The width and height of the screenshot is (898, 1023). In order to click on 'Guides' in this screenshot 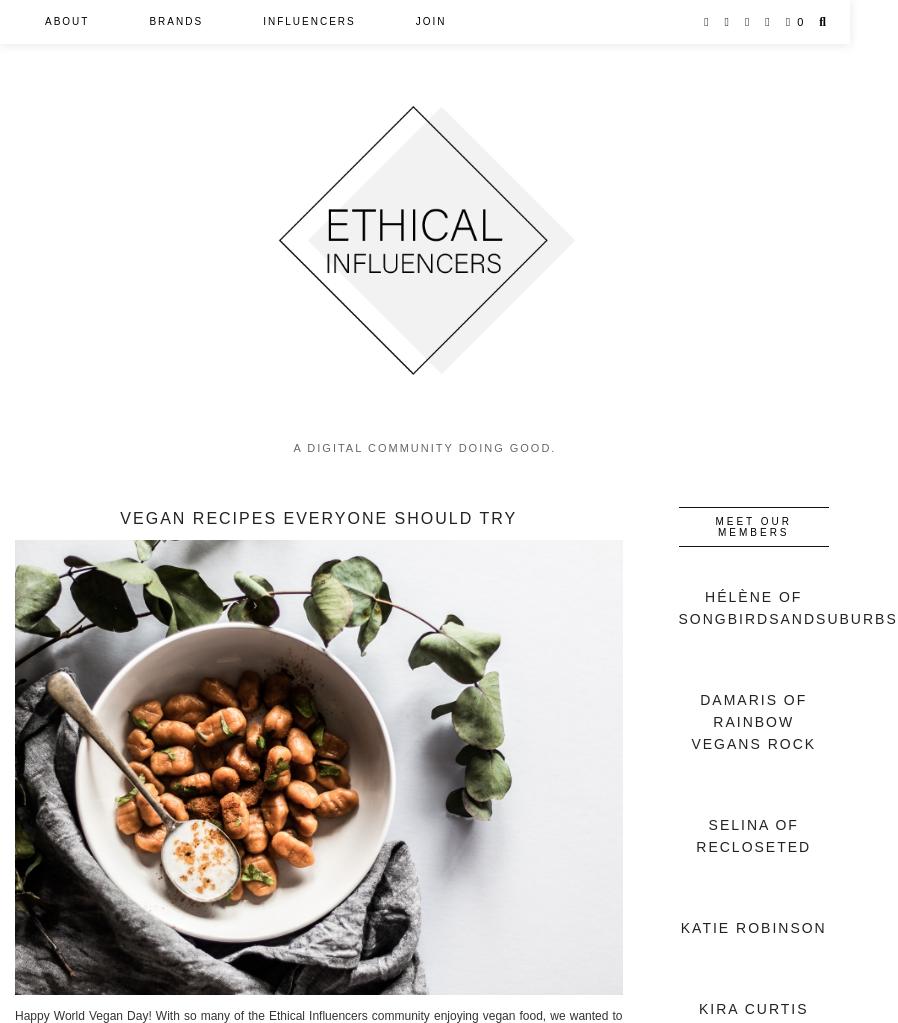, I will do `click(263, 256)`.